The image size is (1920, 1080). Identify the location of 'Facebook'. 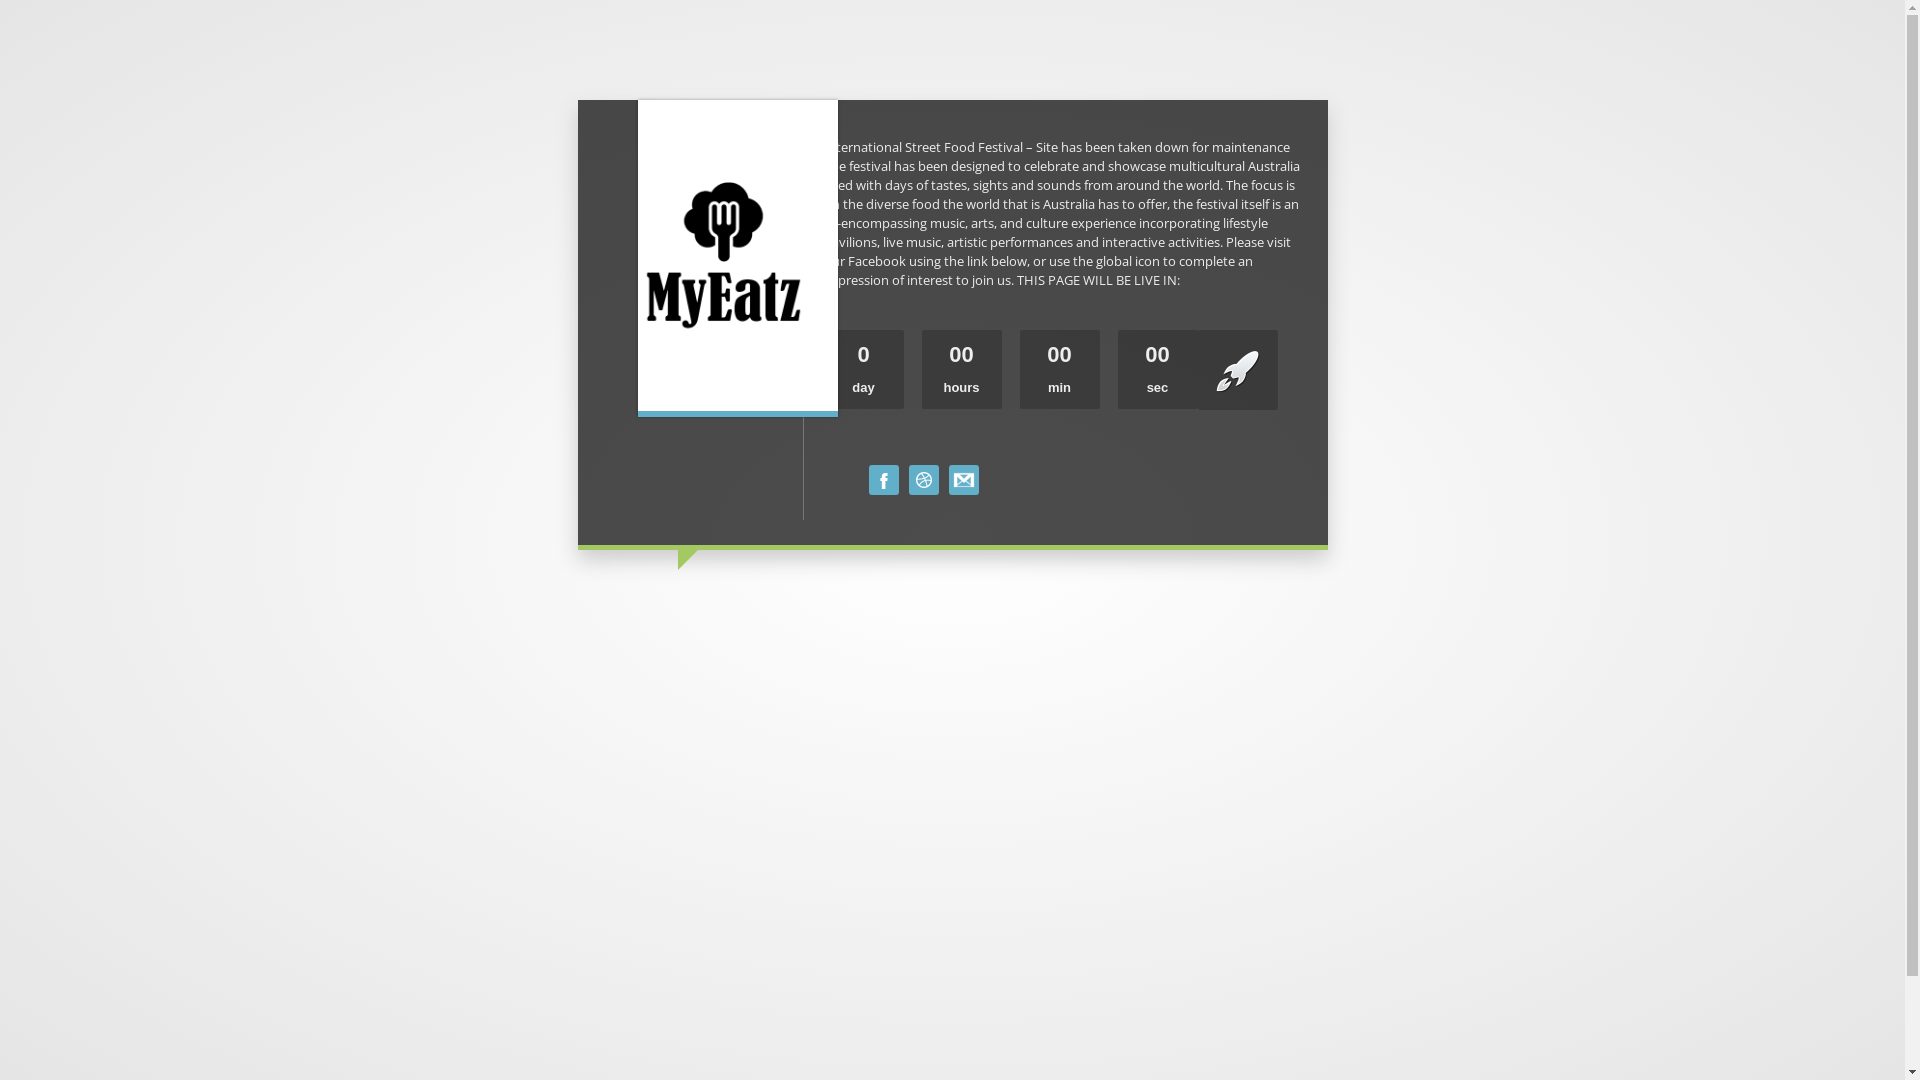
(882, 479).